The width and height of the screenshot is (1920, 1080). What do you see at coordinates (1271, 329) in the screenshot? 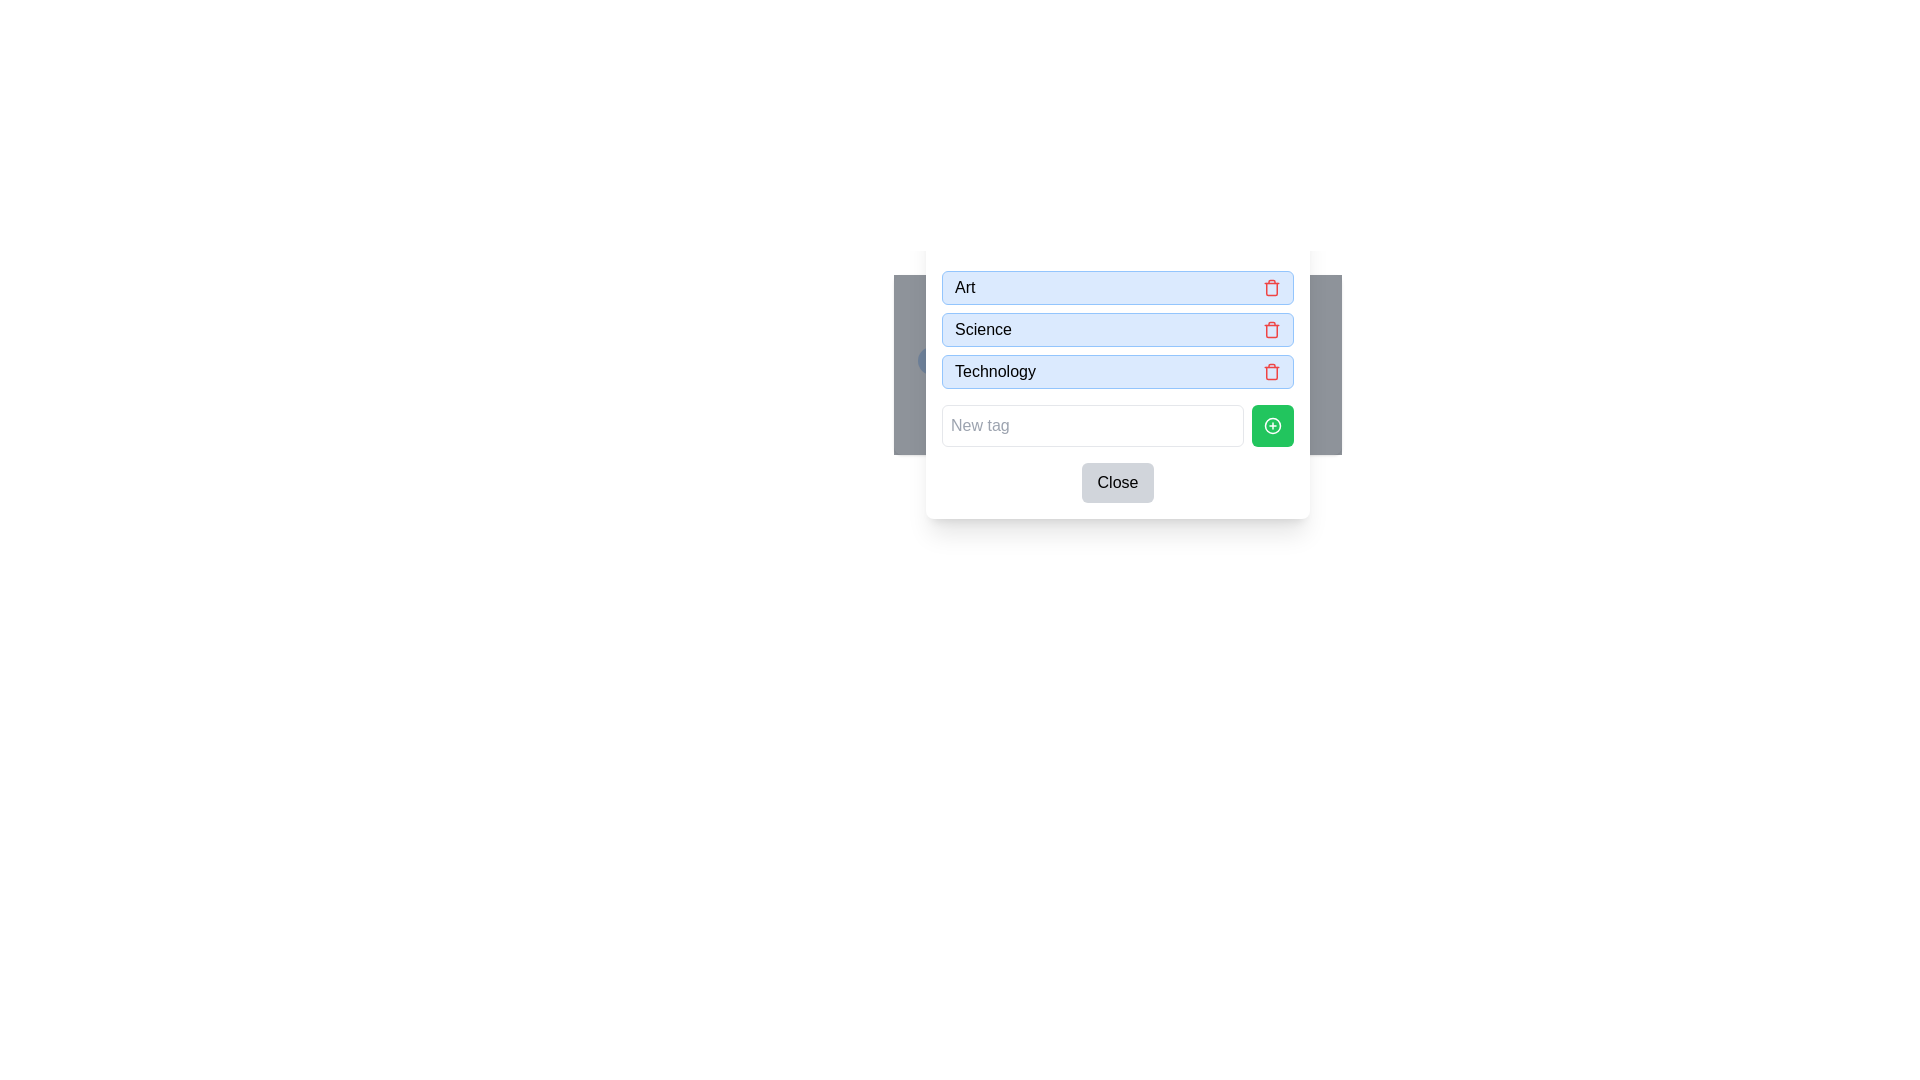
I see `the delete icon button for the 'Science' item in the list` at bounding box center [1271, 329].